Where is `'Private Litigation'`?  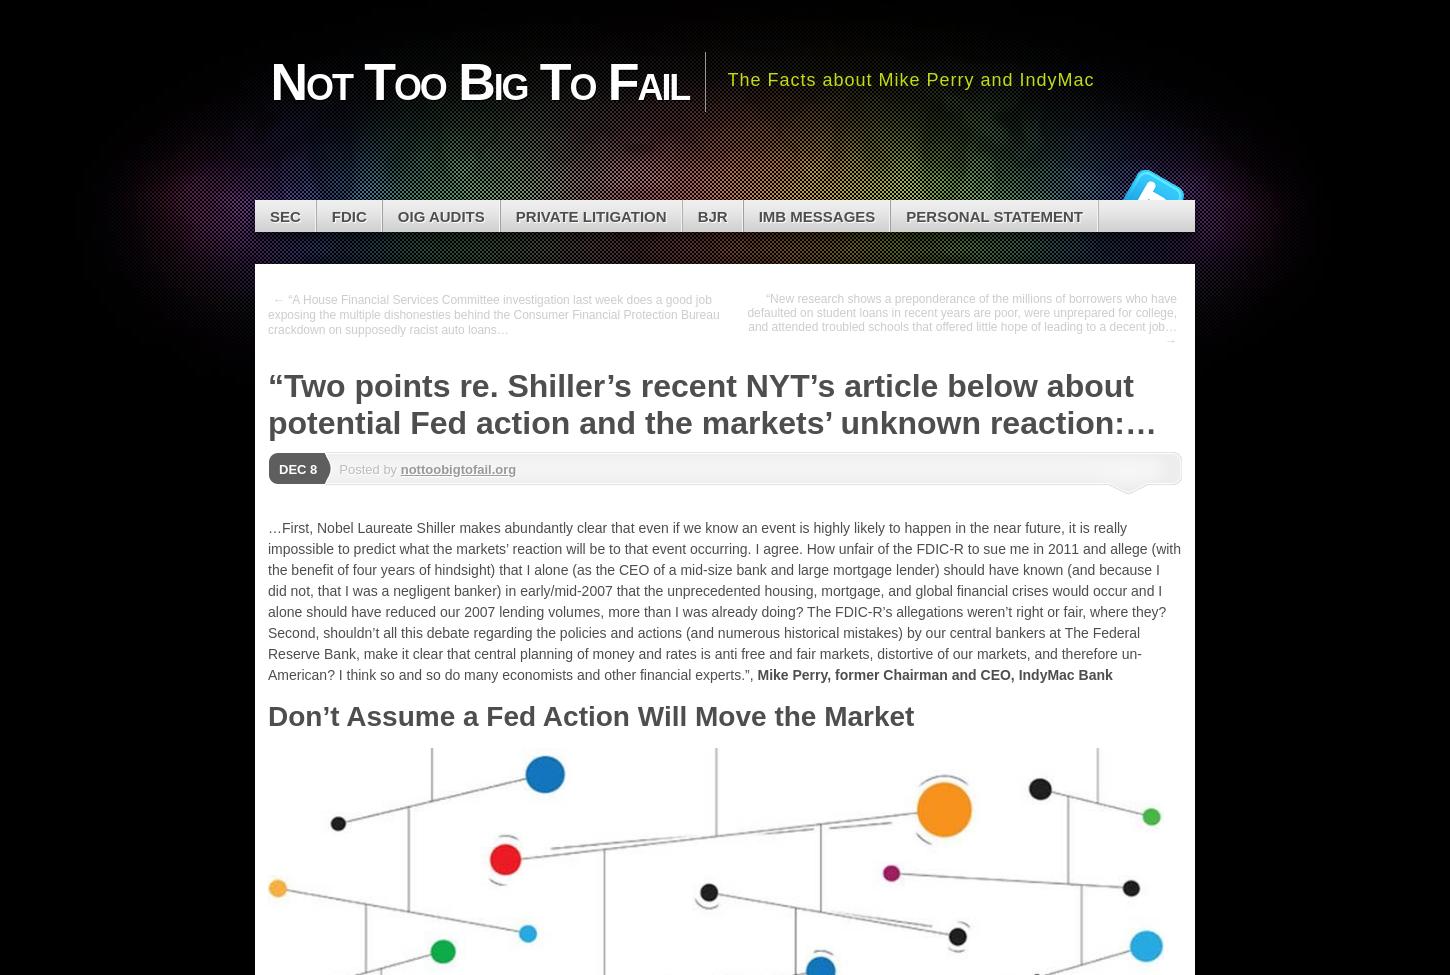
'Private Litigation' is located at coordinates (590, 215).